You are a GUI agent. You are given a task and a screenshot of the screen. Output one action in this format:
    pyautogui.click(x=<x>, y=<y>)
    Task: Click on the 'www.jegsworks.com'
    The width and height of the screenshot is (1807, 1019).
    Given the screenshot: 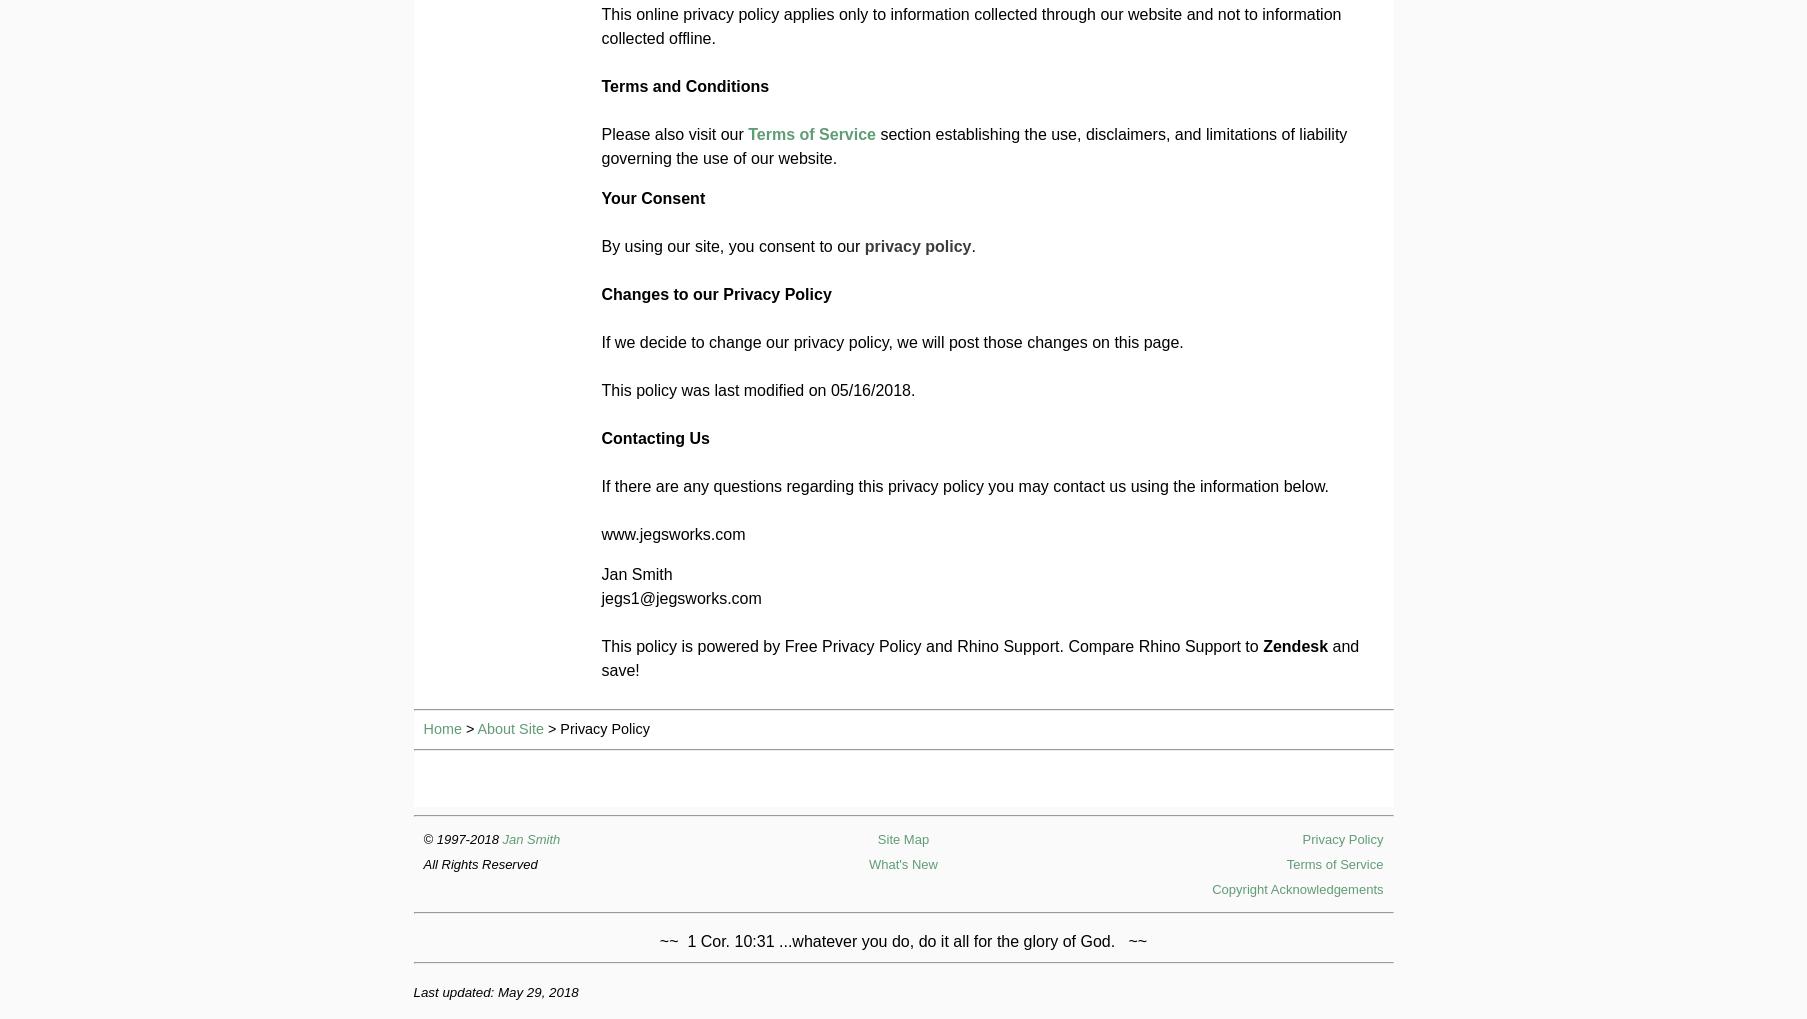 What is the action you would take?
    pyautogui.click(x=671, y=534)
    